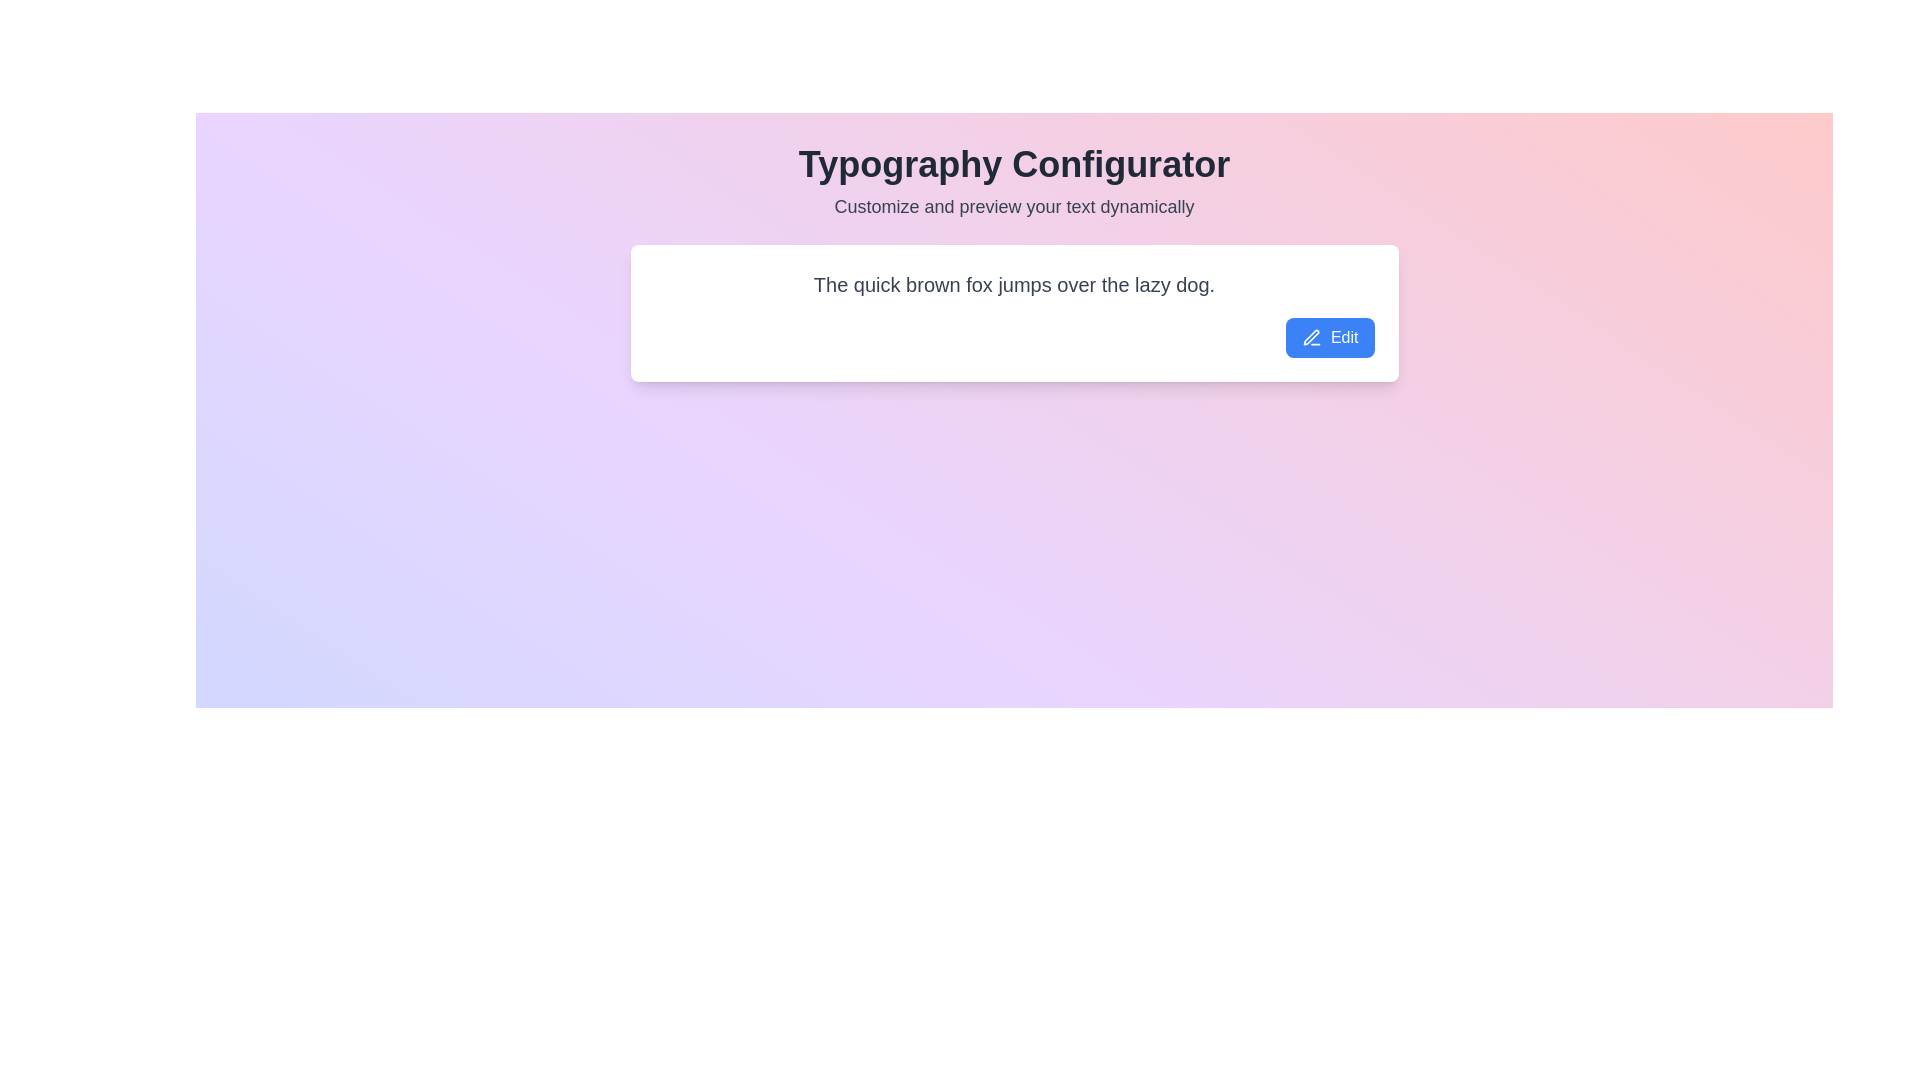 The height and width of the screenshot is (1080, 1920). I want to click on title text located in the upper central part of the interface, which serves as the main header above the subtitle 'Customize and preview your text dynamically', so click(1014, 164).